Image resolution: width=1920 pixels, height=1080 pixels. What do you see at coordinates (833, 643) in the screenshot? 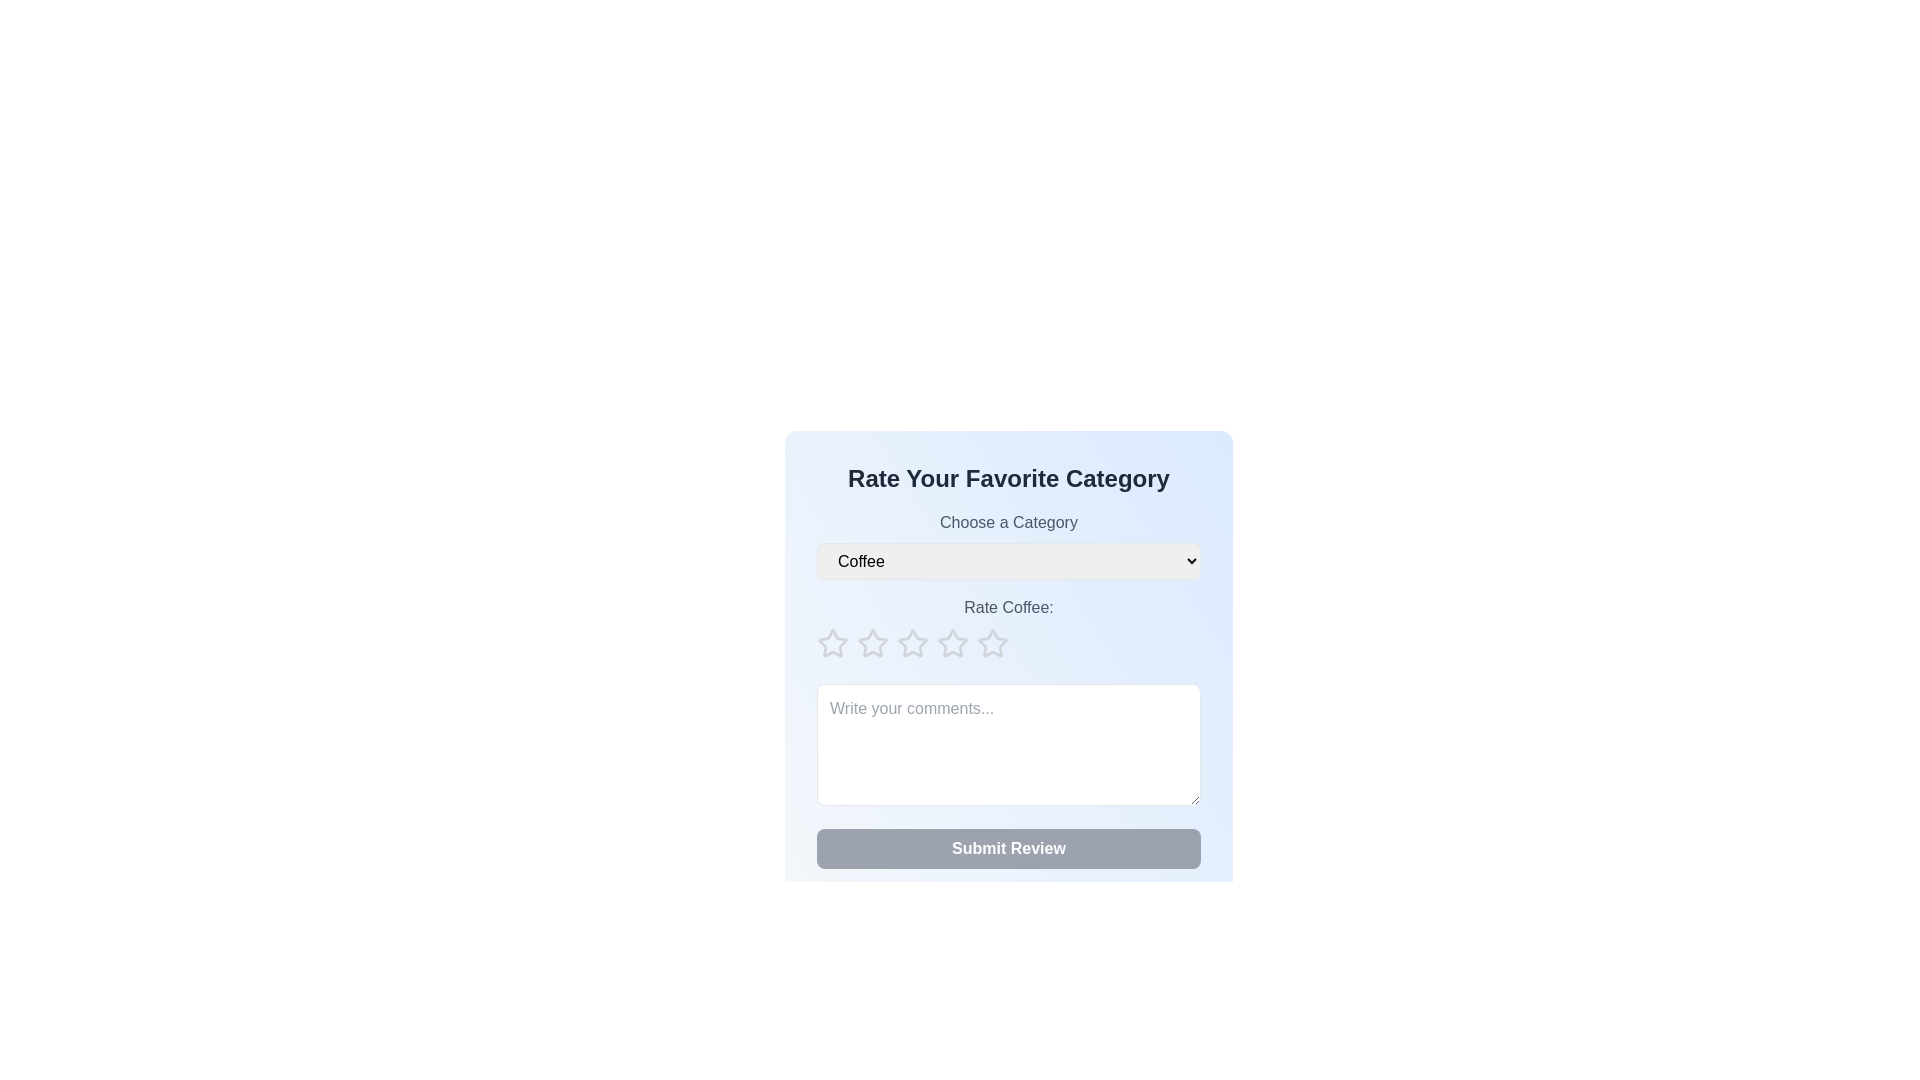
I see `the first interactive rating star button, which is a hollow gray five-pointed star icon indicating an unselected state` at bounding box center [833, 643].